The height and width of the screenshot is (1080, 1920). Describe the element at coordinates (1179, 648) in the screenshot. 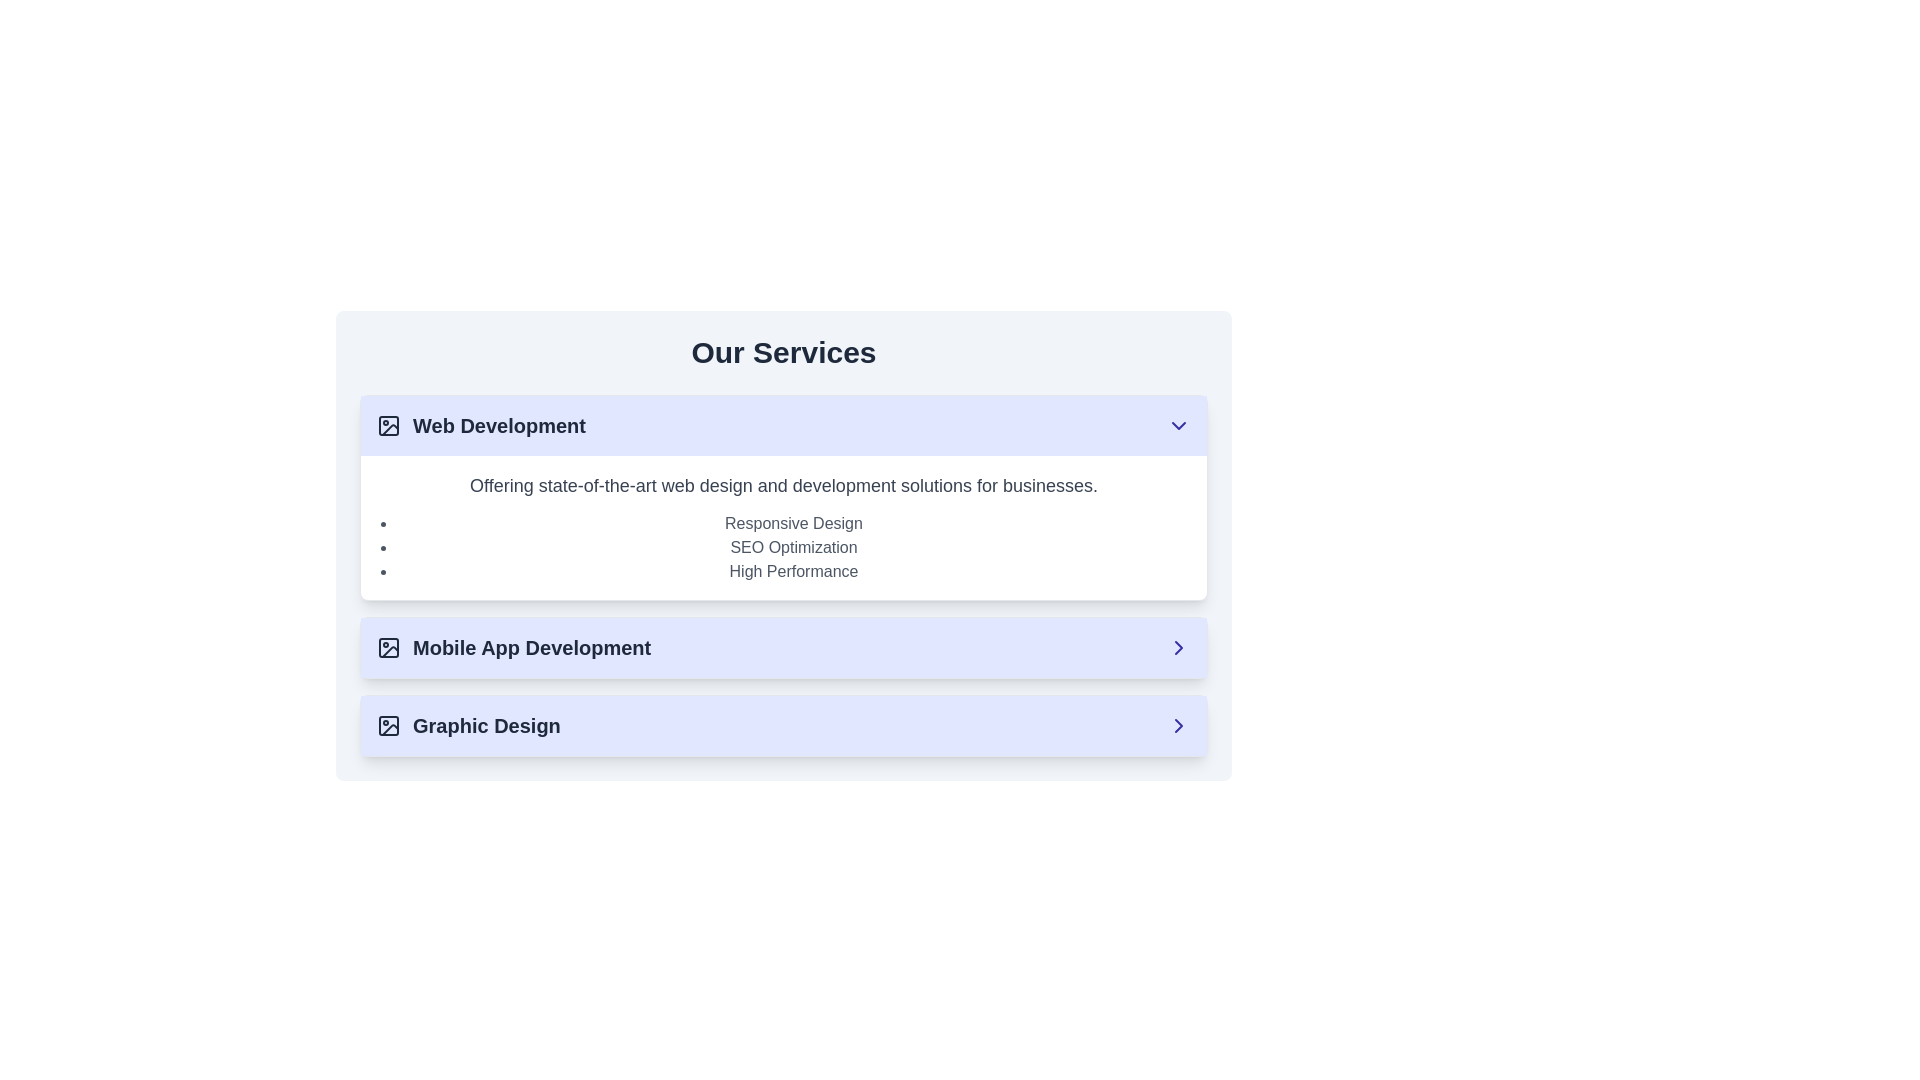

I see `the solid blue triangular arrow icon pointing to the right in the 'Mobile App Development' panel` at that location.